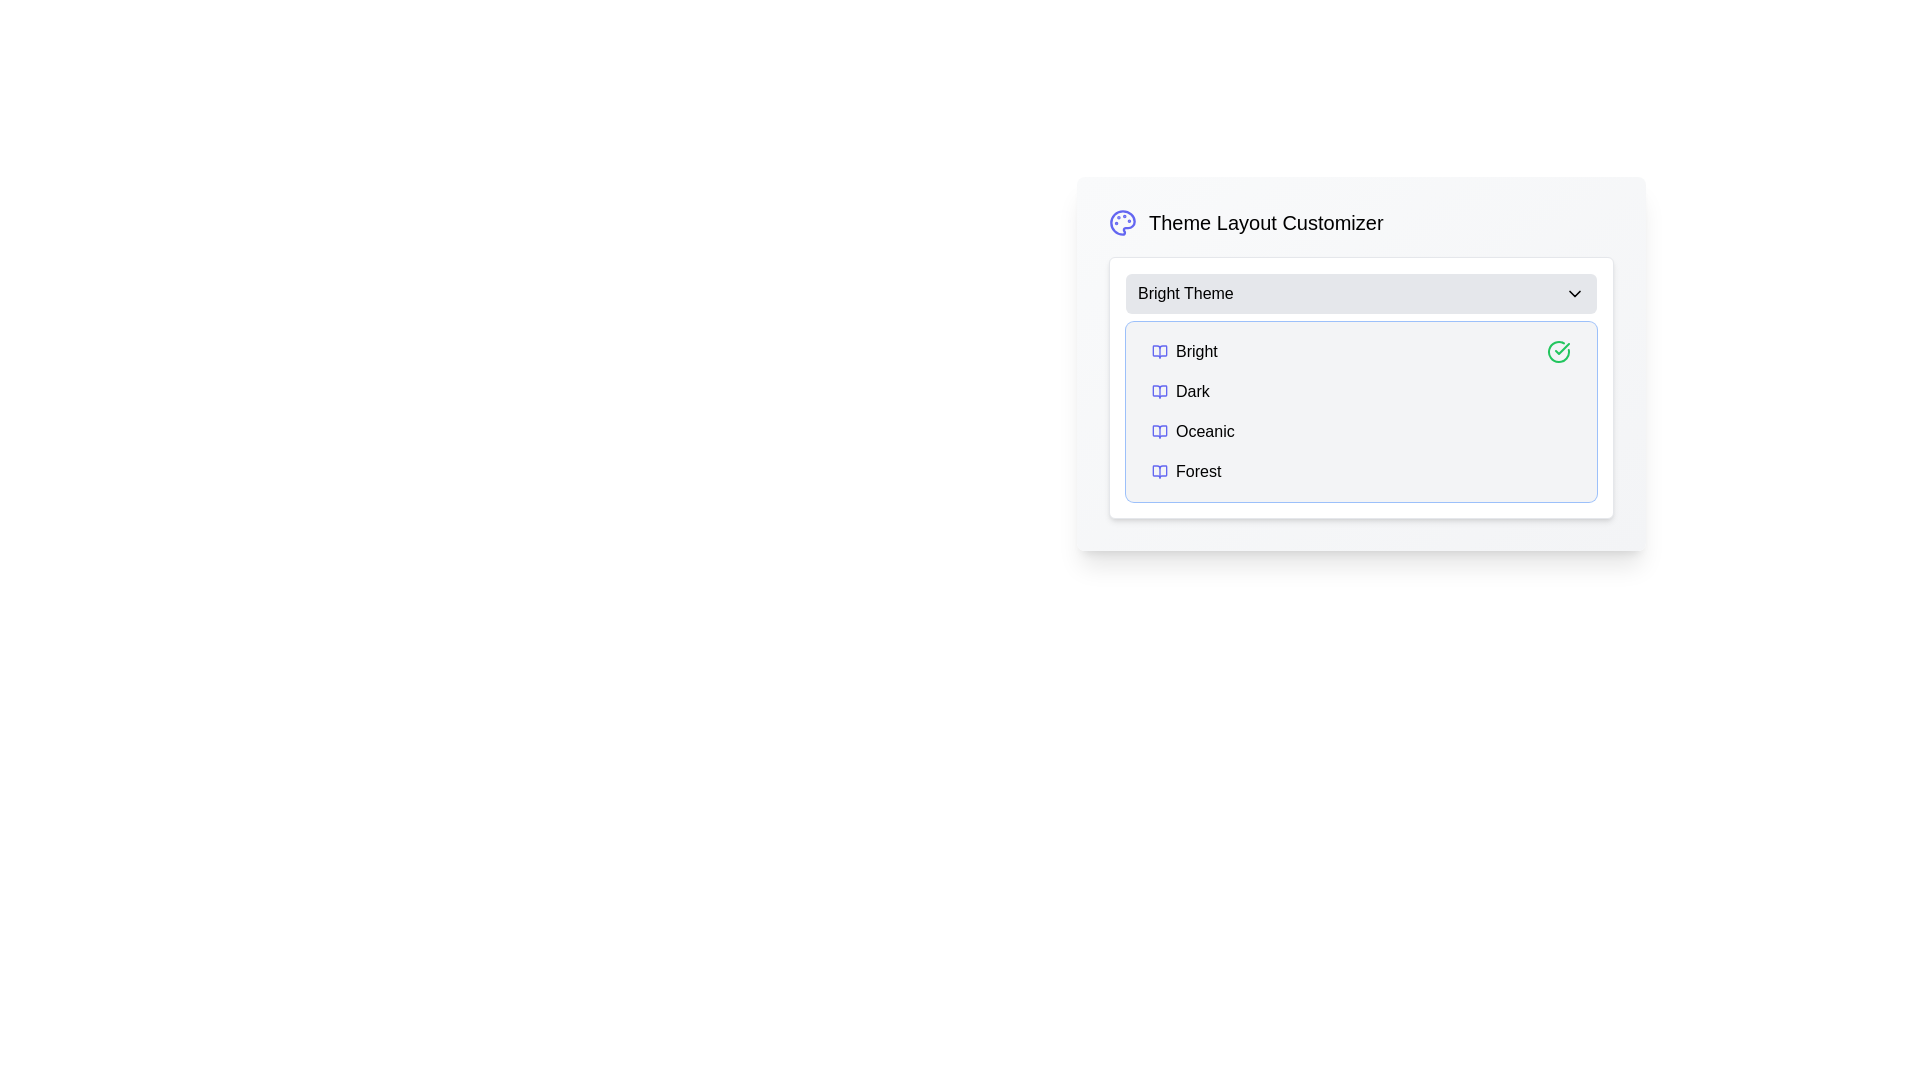 The height and width of the screenshot is (1080, 1920). Describe the element at coordinates (1360, 293) in the screenshot. I see `the 'Bright Theme' dropdown menu` at that location.